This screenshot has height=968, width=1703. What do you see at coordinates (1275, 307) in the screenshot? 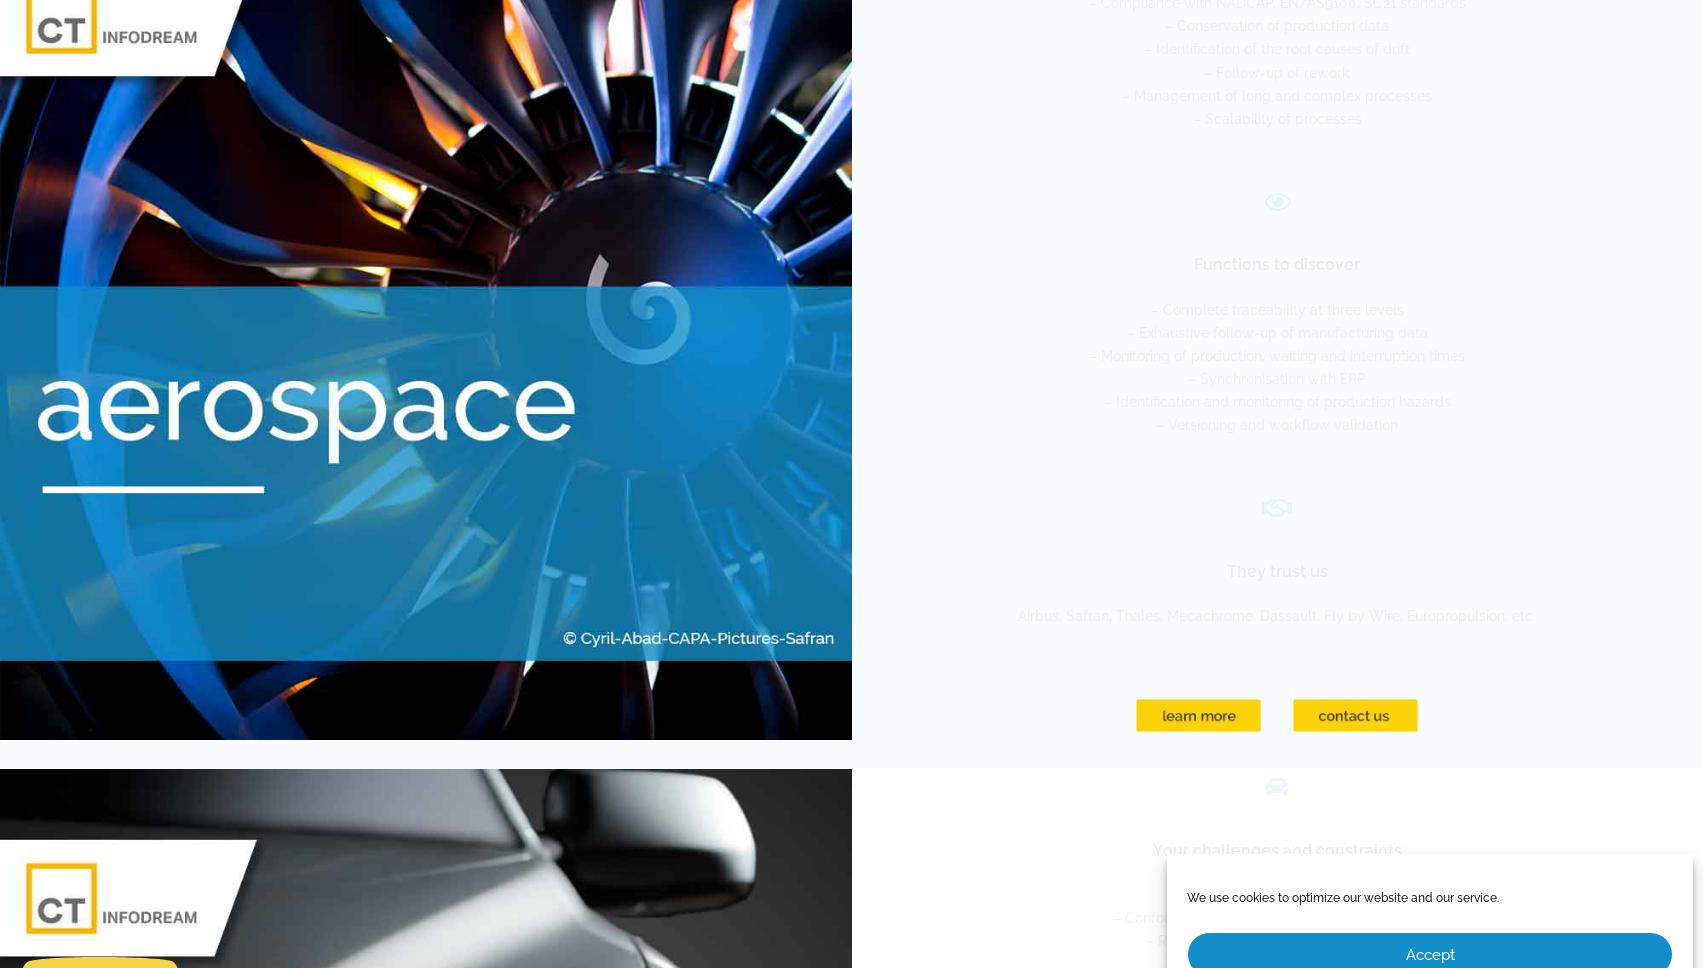
I see `'– Complete traceability at three levels'` at bounding box center [1275, 307].